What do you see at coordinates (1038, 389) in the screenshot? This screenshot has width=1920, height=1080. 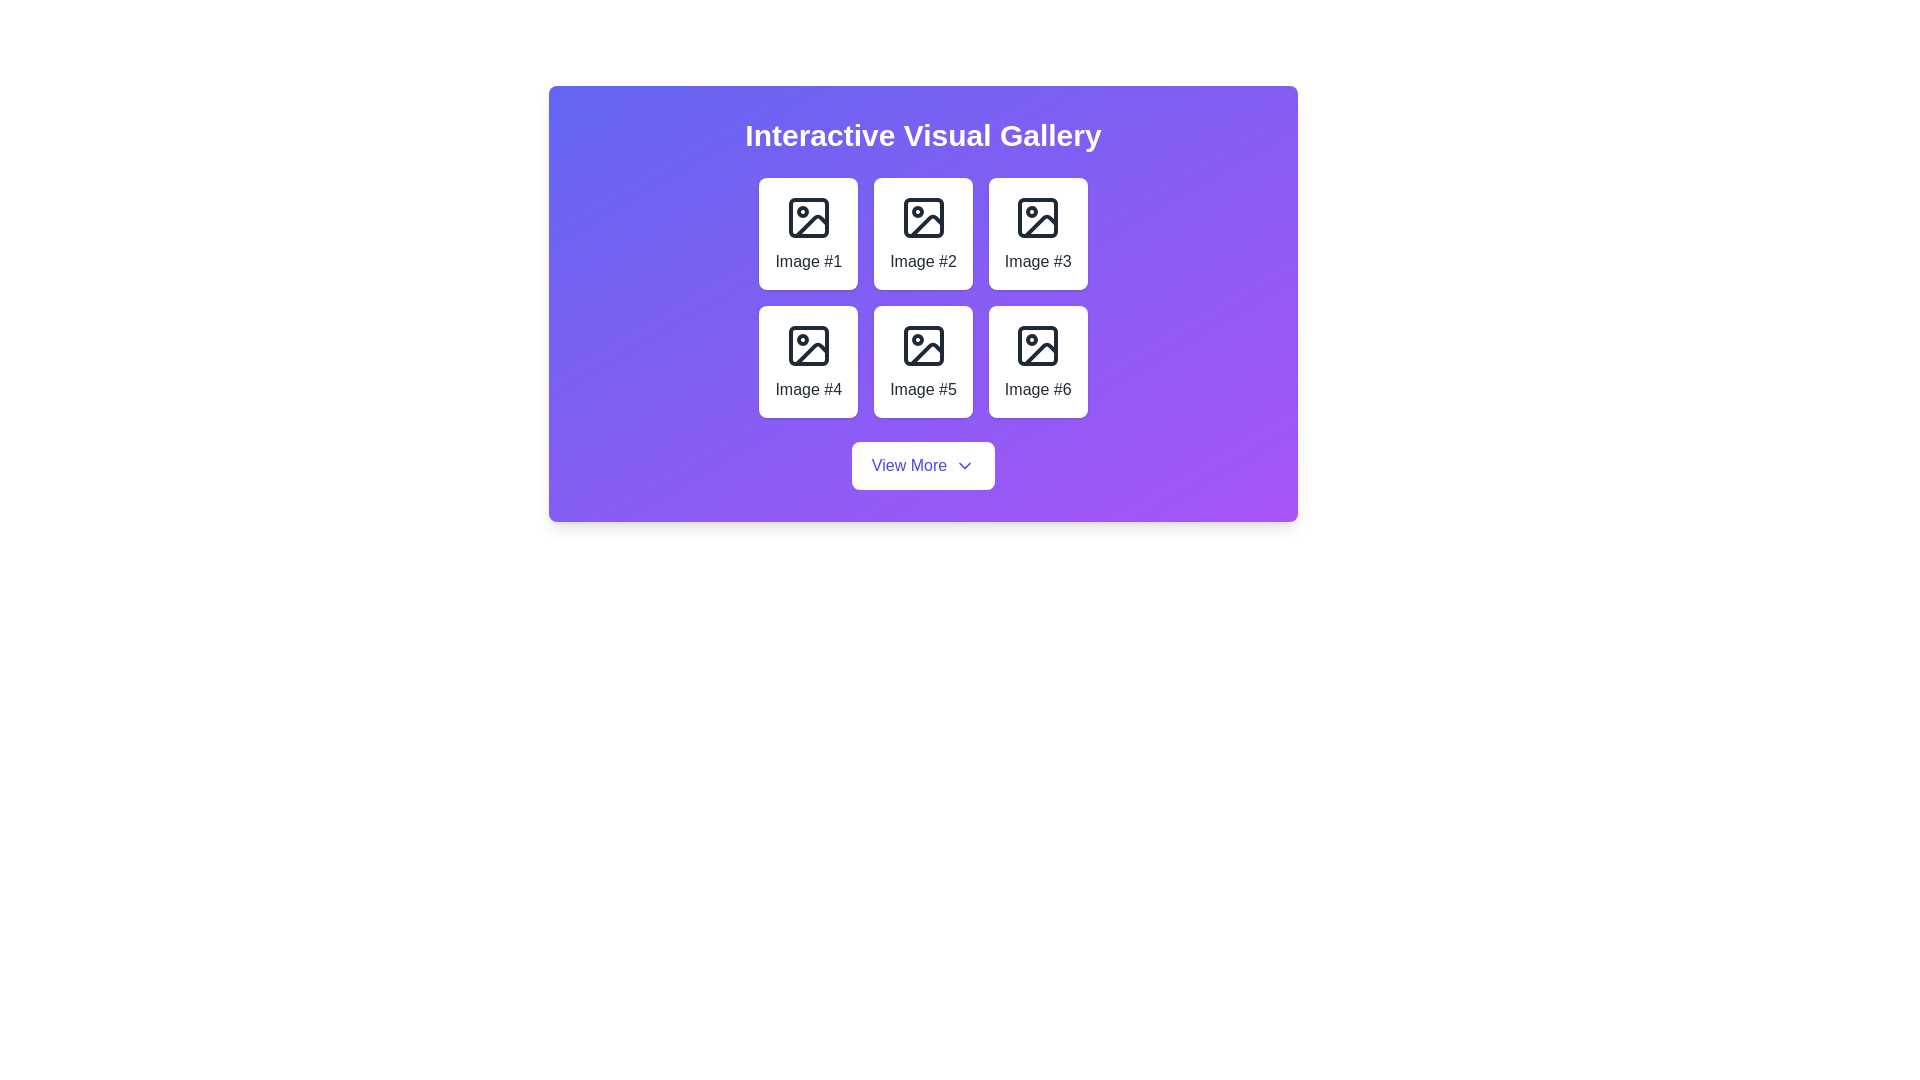 I see `the text label 'Image #6' which is centrally aligned within its tile in the 'Interactive Visual Gallery'` at bounding box center [1038, 389].